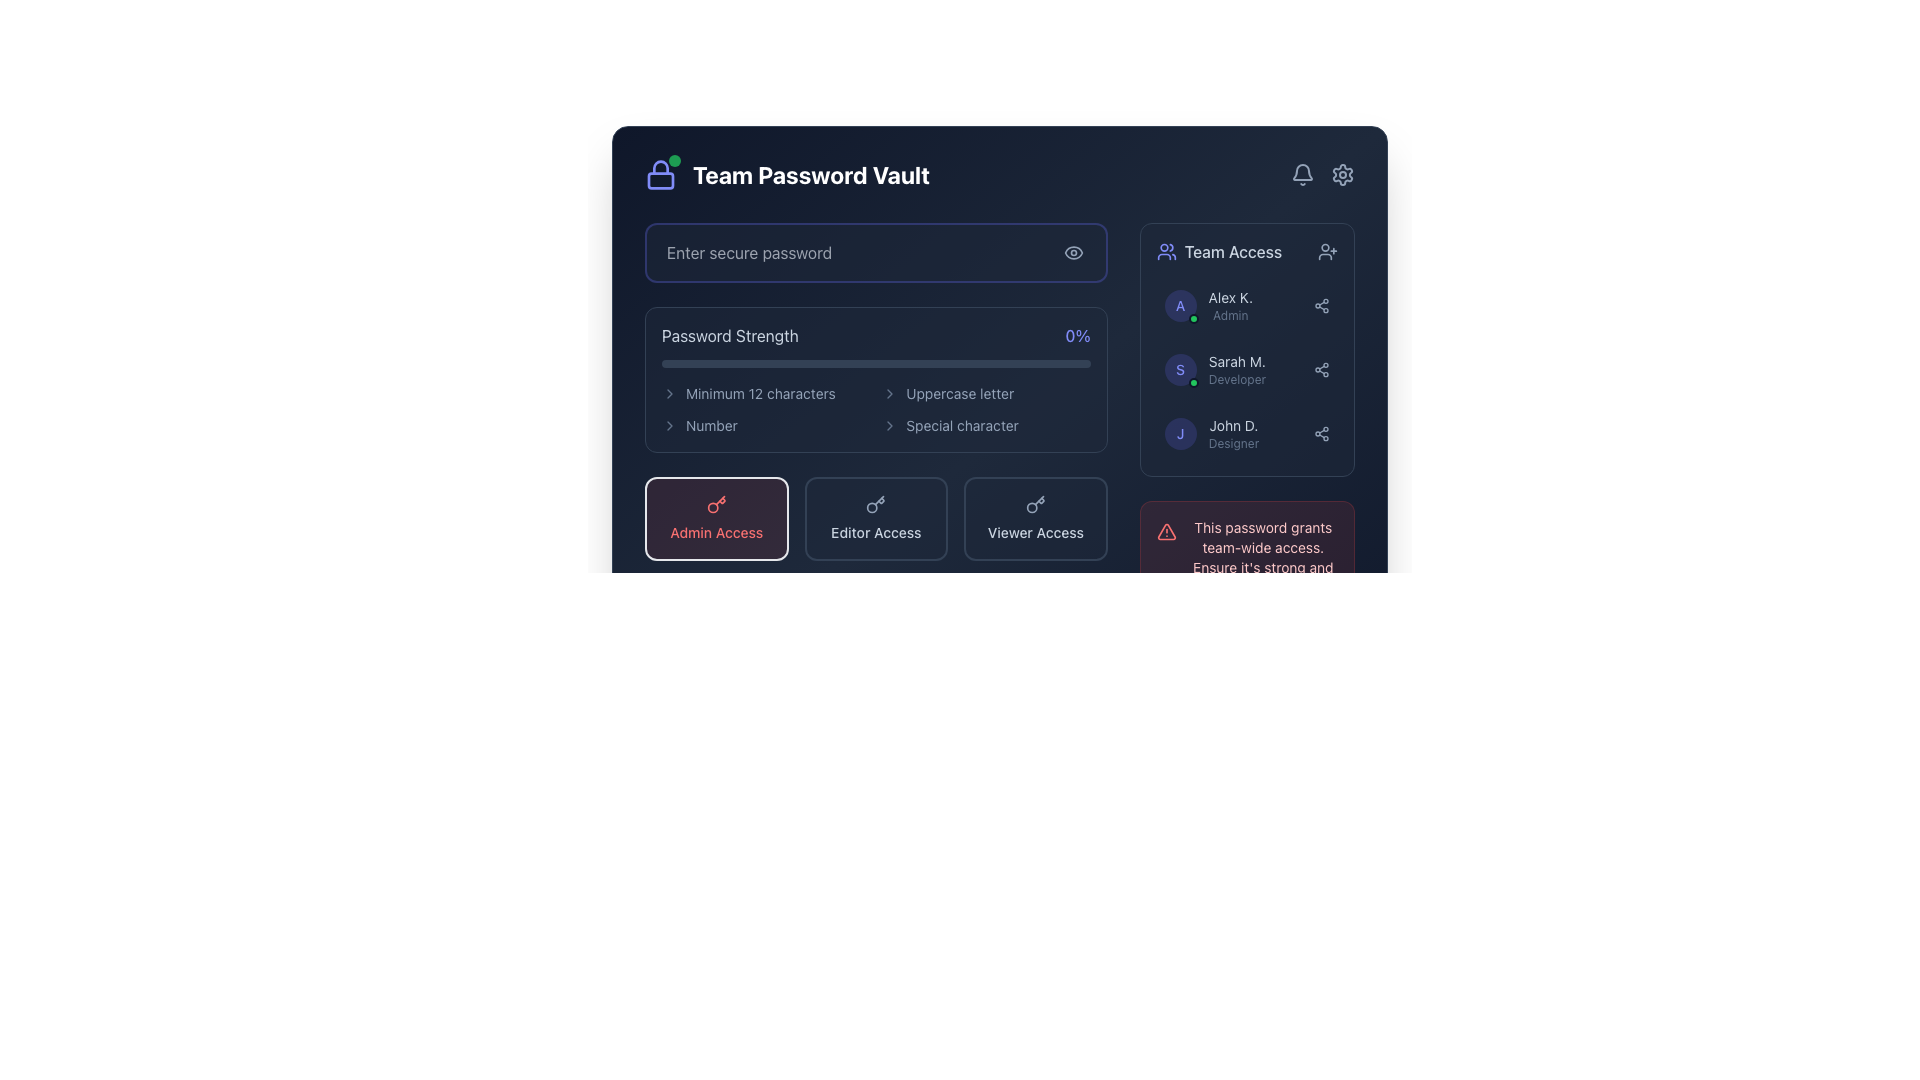 The width and height of the screenshot is (1920, 1080). I want to click on the static text label indicating the designation 'Designer' of the user 'John D.' located at the bottom of the 'Team Access' sidebar panel, so click(1232, 442).